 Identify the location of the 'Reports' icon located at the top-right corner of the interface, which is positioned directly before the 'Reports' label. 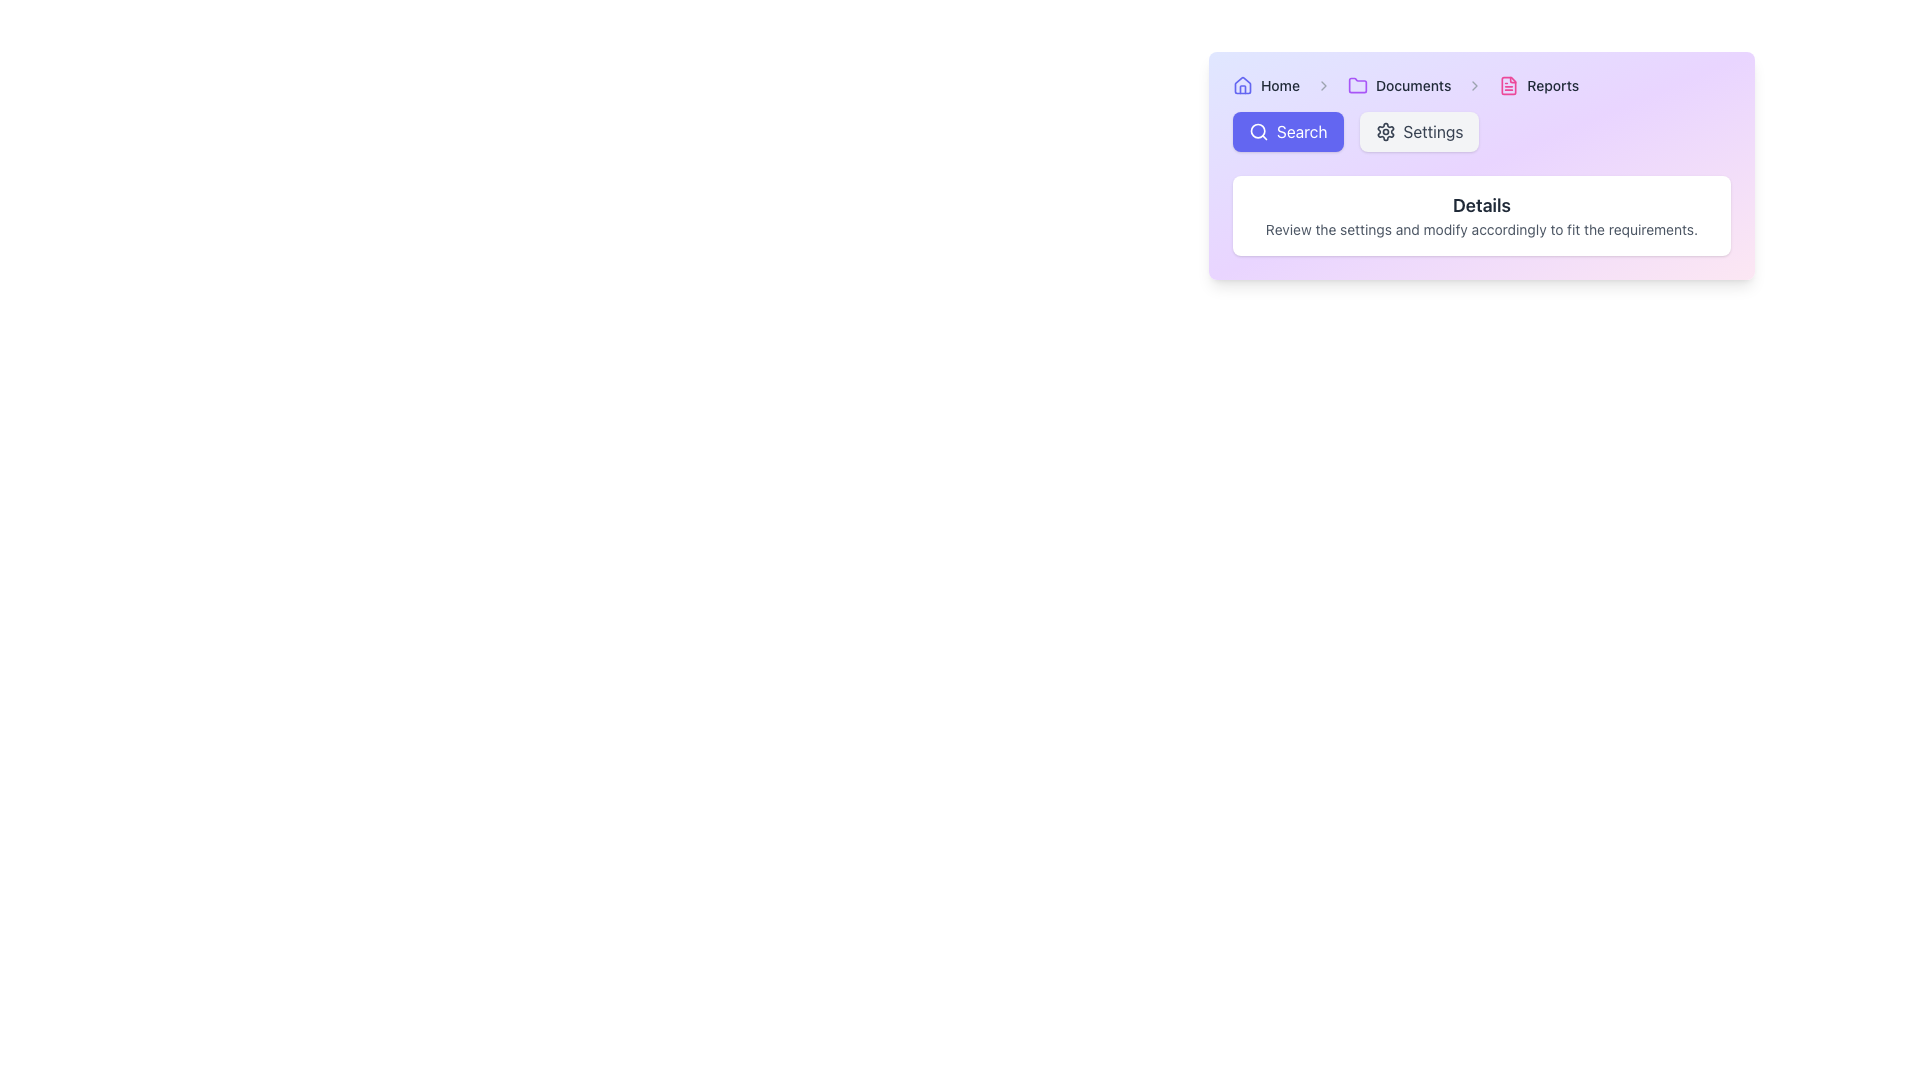
(1509, 84).